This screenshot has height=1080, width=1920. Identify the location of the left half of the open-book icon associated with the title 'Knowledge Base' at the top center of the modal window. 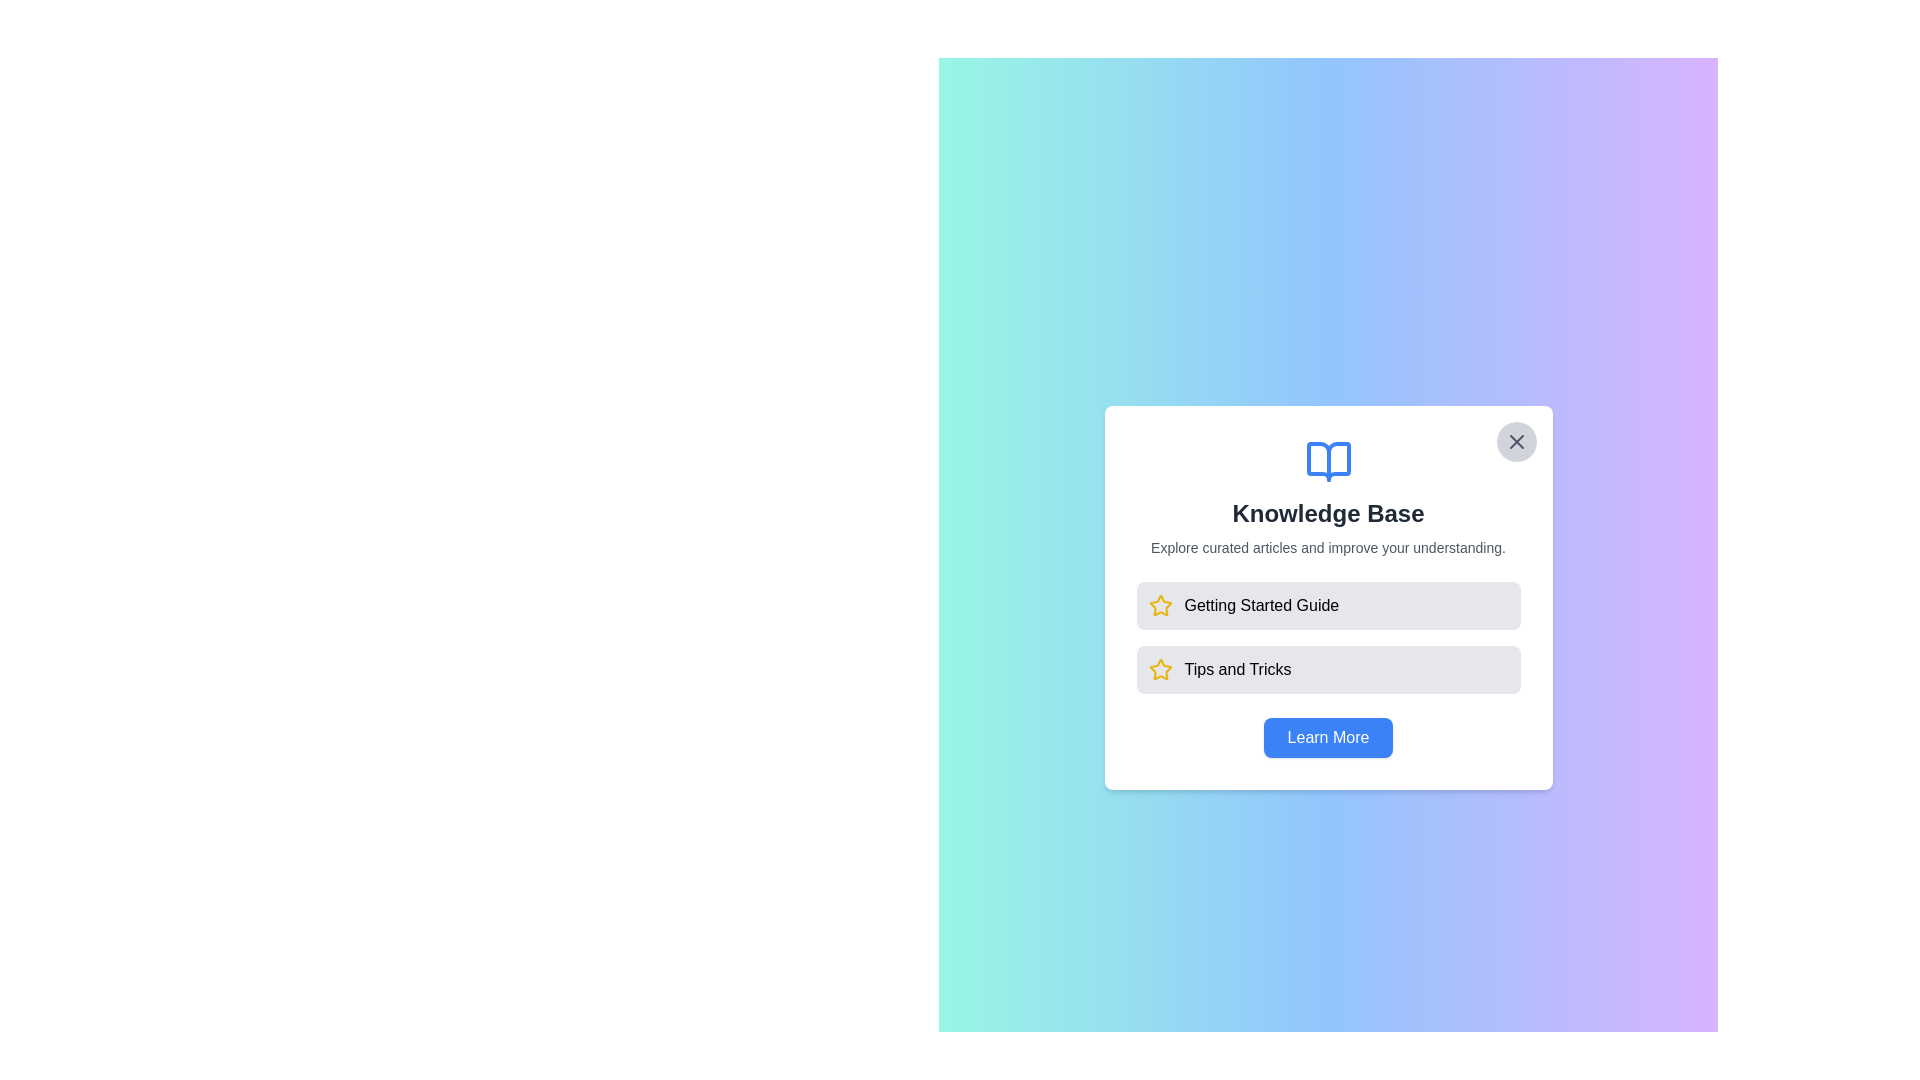
(1328, 462).